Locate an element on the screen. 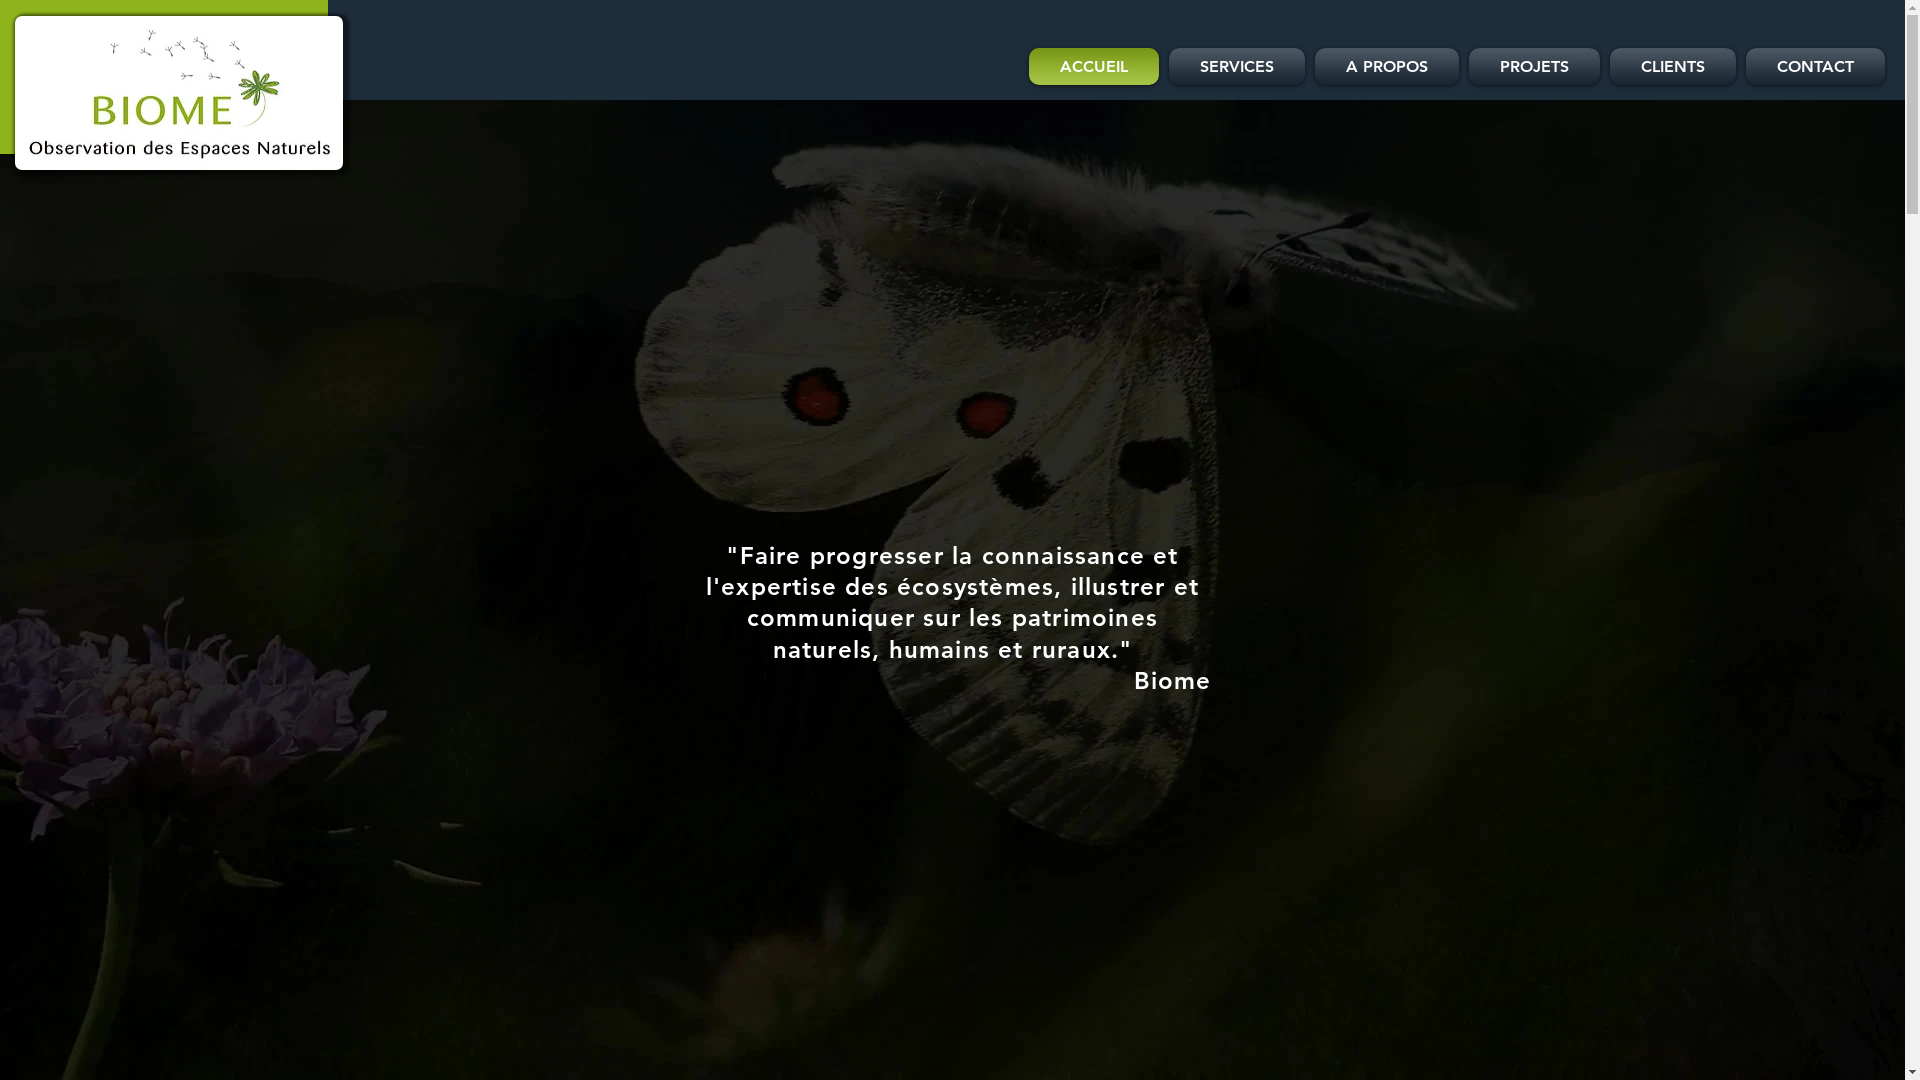 This screenshot has width=1920, height=1080. 'ACCUEIL' is located at coordinates (1095, 65).